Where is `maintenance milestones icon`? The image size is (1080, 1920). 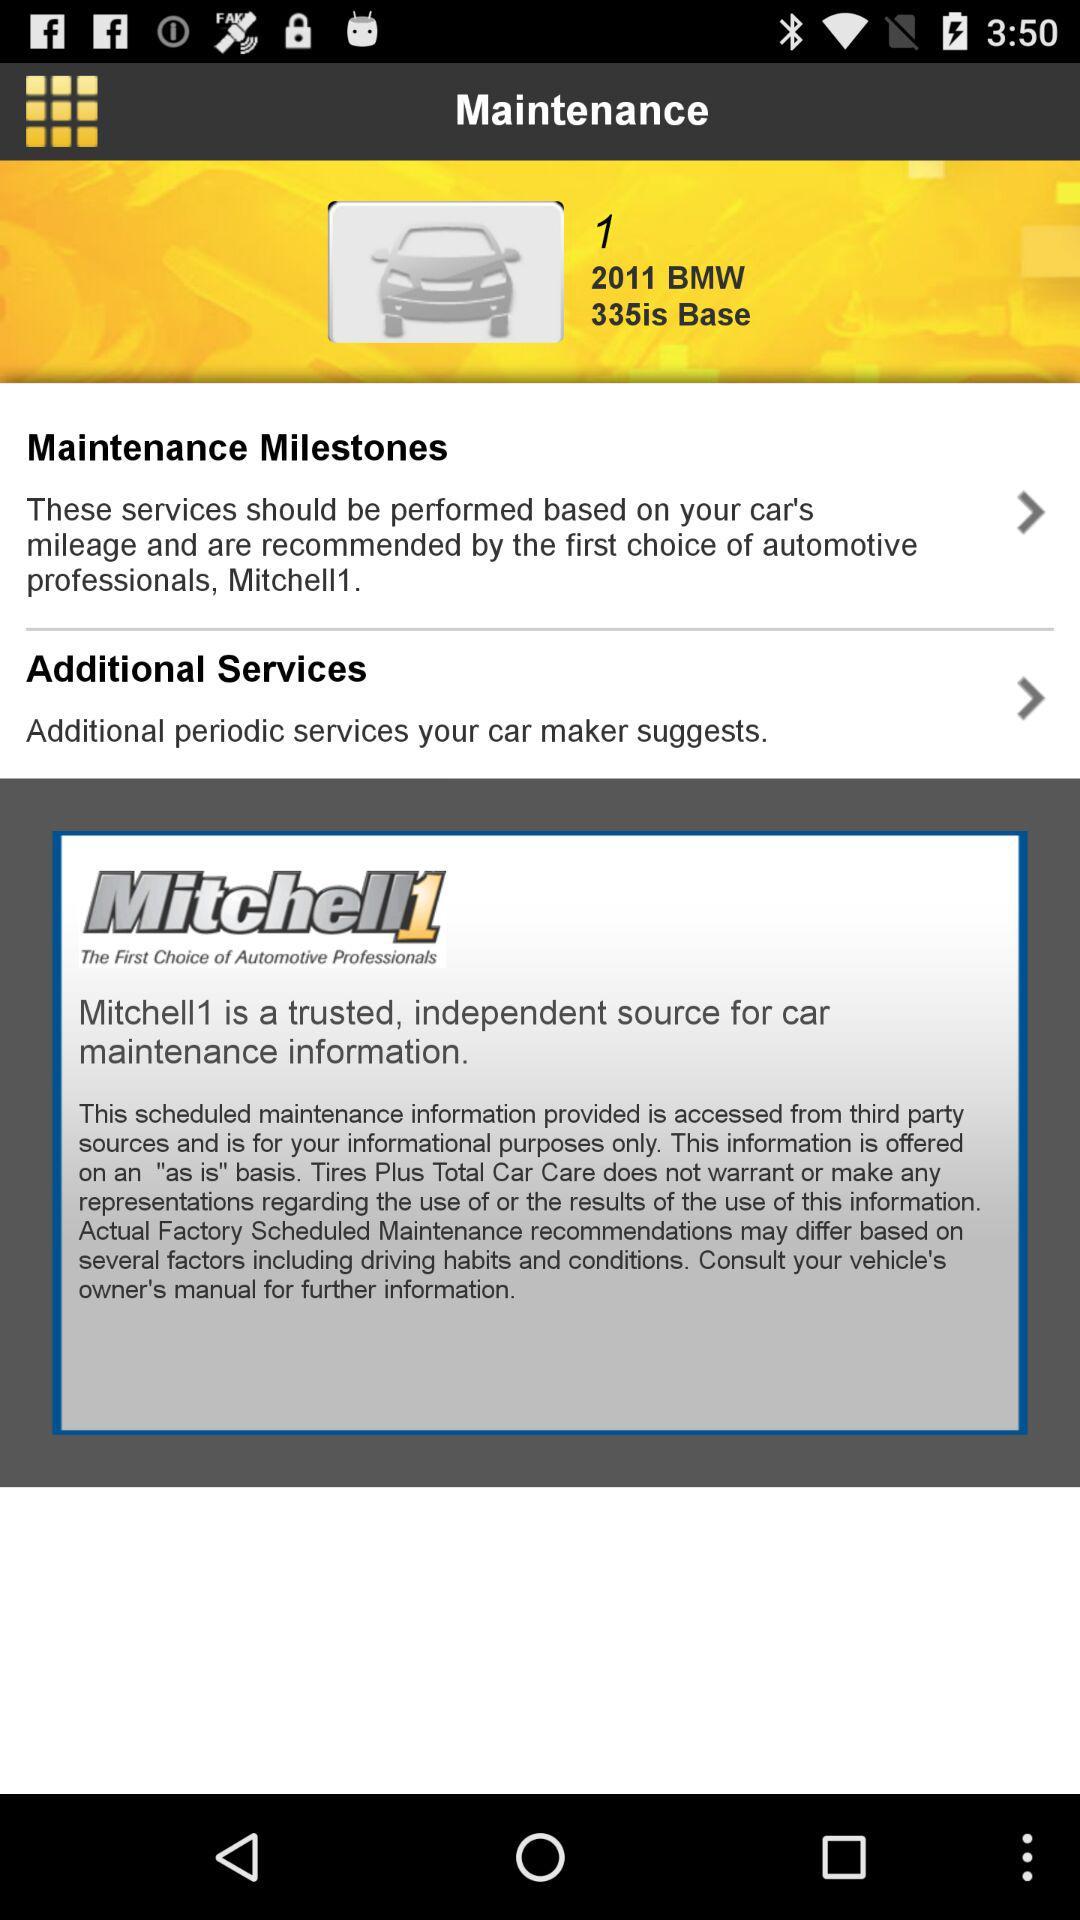 maintenance milestones icon is located at coordinates (236, 447).